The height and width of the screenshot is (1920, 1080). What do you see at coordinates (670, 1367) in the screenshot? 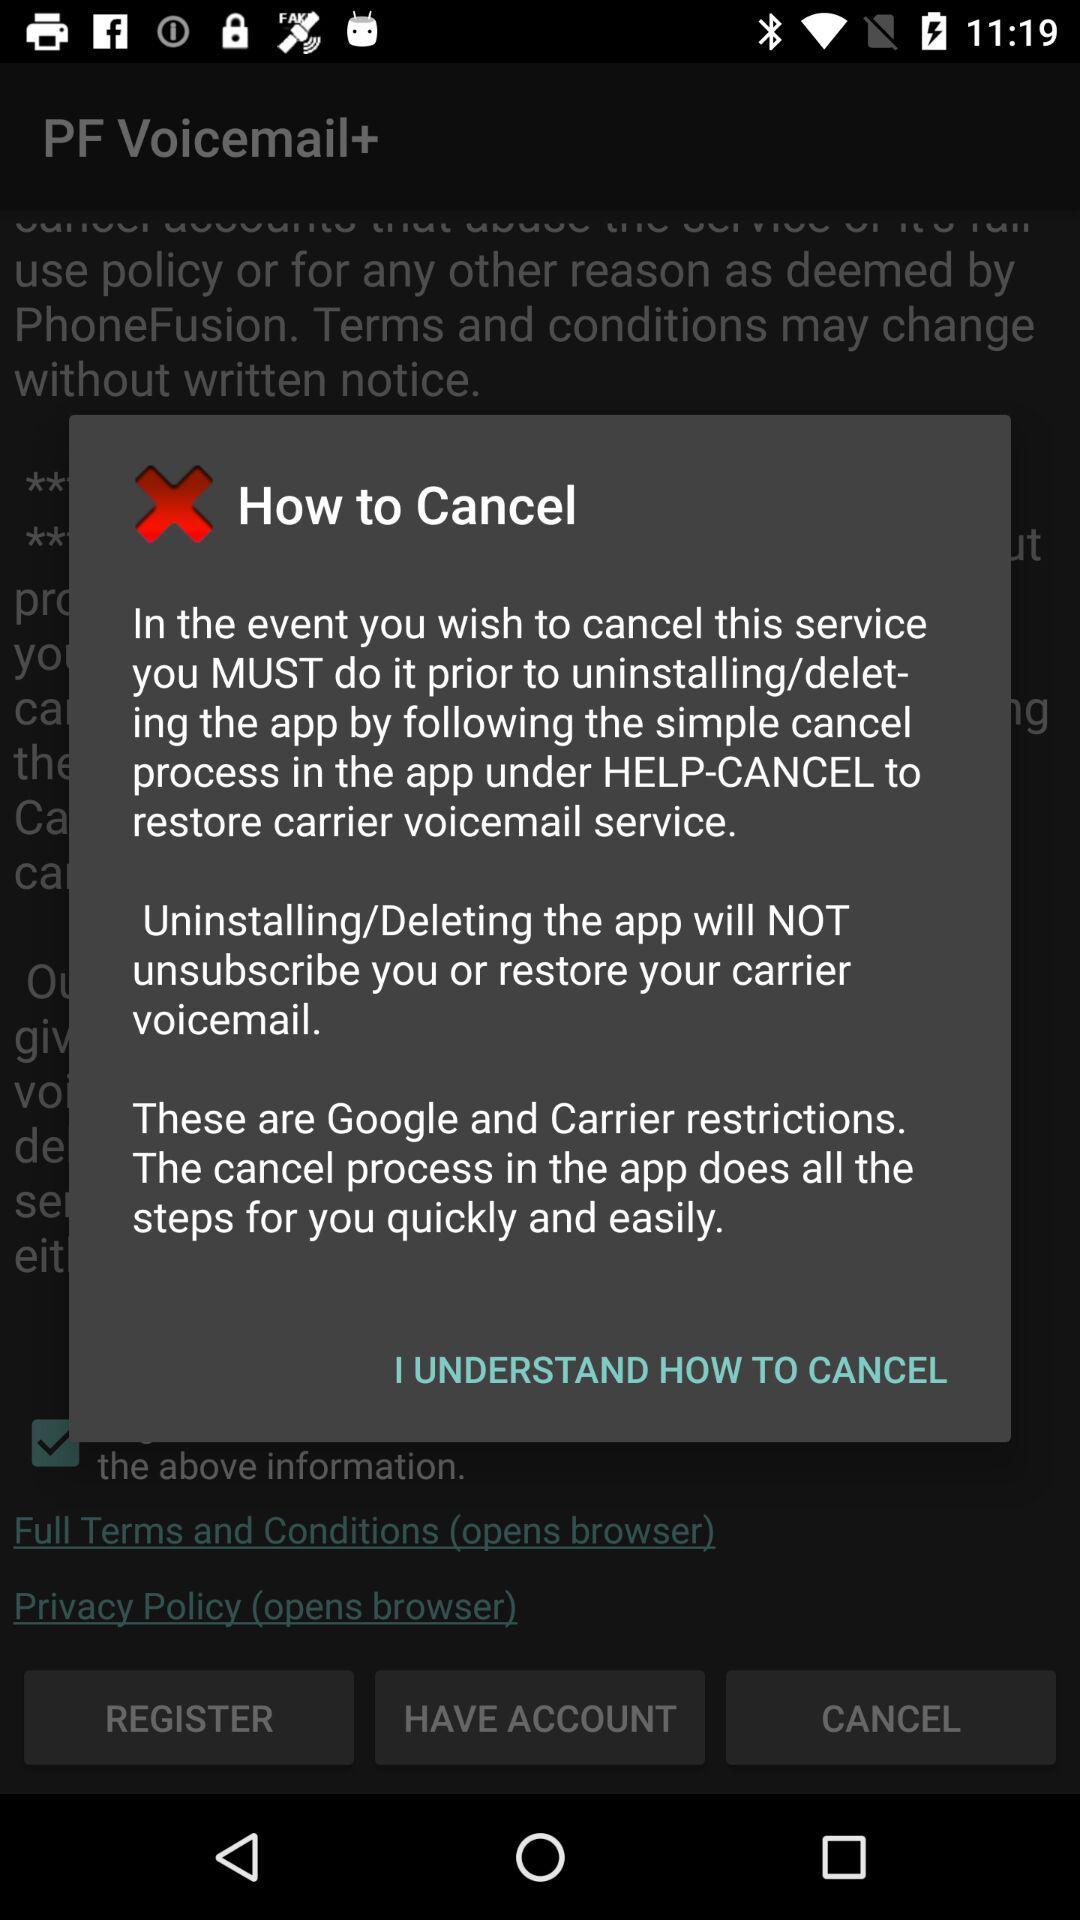
I see `icon at the bottom` at bounding box center [670, 1367].